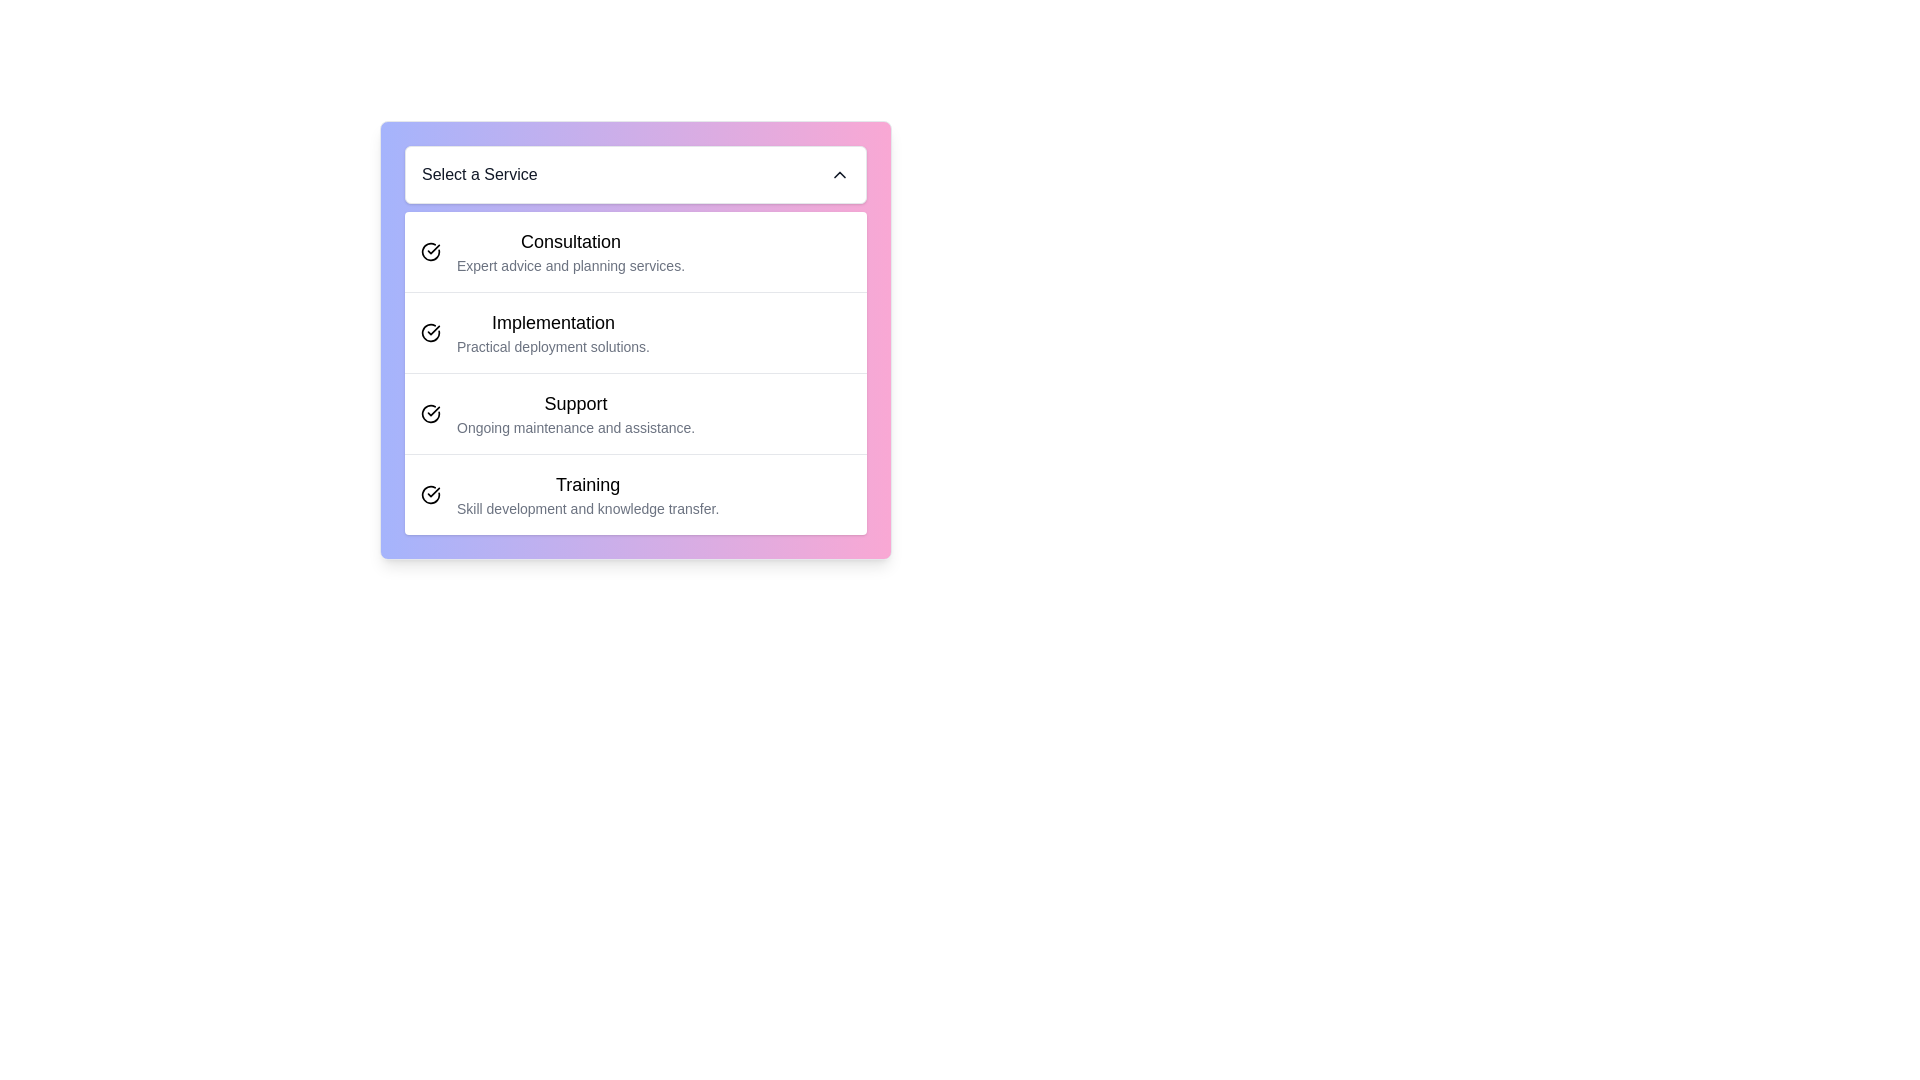  Describe the element at coordinates (430, 250) in the screenshot. I see `the small circular icon with a checkmark symbol located next to the text content of the first list item labeled 'Consultation'` at that location.